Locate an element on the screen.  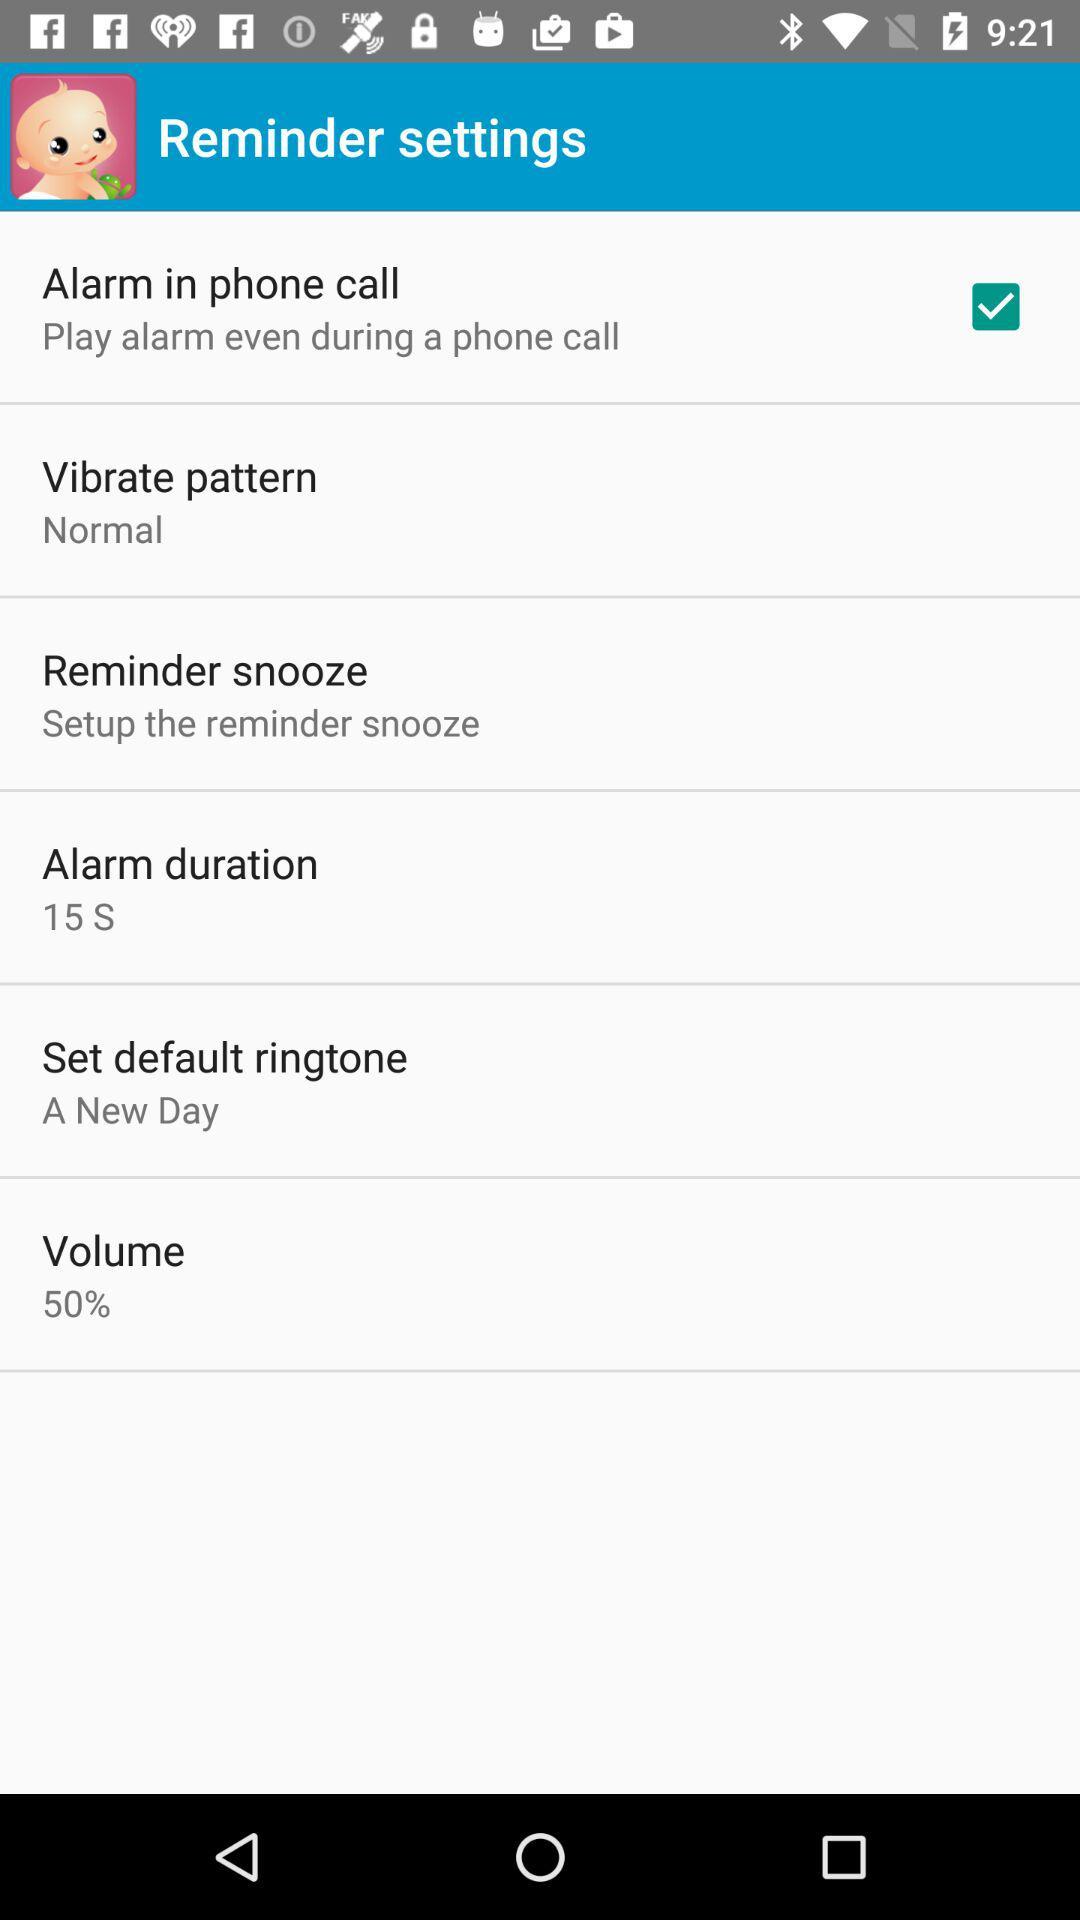
the icon above the reminder snooze app is located at coordinates (102, 528).